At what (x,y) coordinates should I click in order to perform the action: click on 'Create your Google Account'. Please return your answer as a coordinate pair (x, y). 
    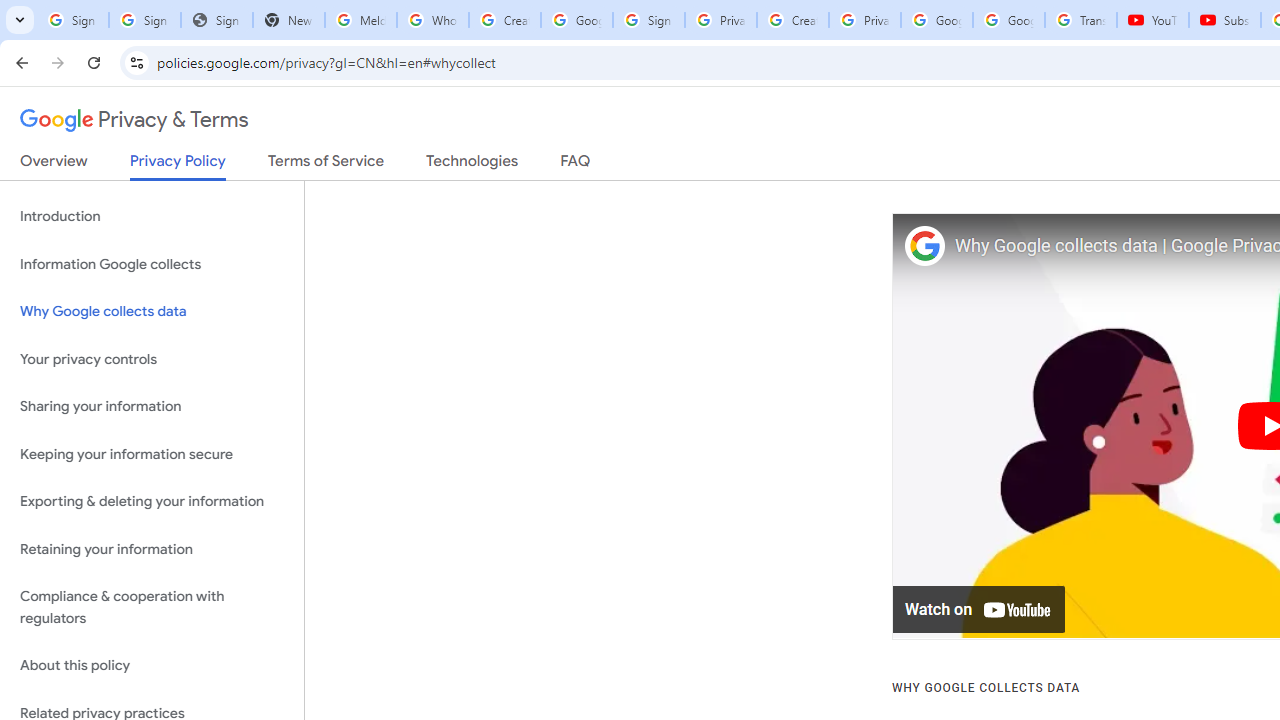
    Looking at the image, I should click on (791, 20).